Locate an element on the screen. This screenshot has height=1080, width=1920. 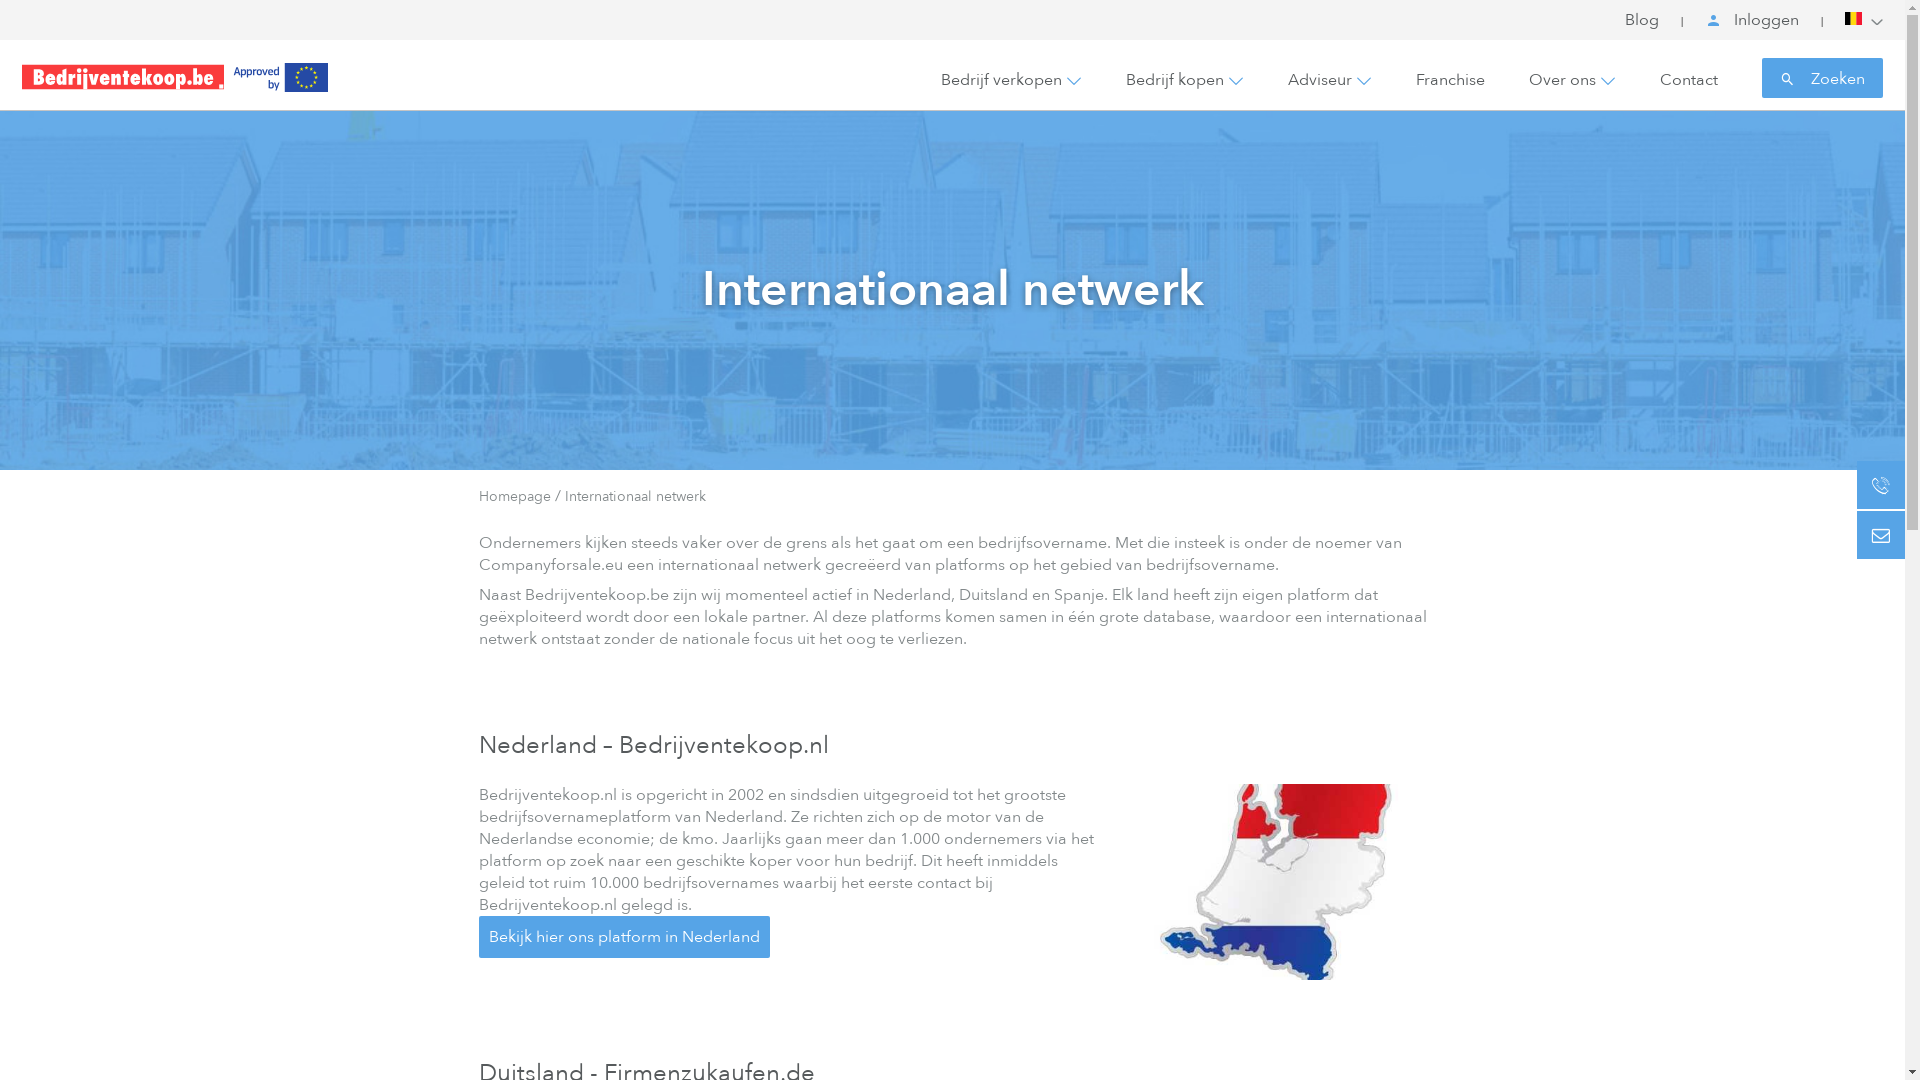
'Internationaal netwerk' is located at coordinates (633, 495).